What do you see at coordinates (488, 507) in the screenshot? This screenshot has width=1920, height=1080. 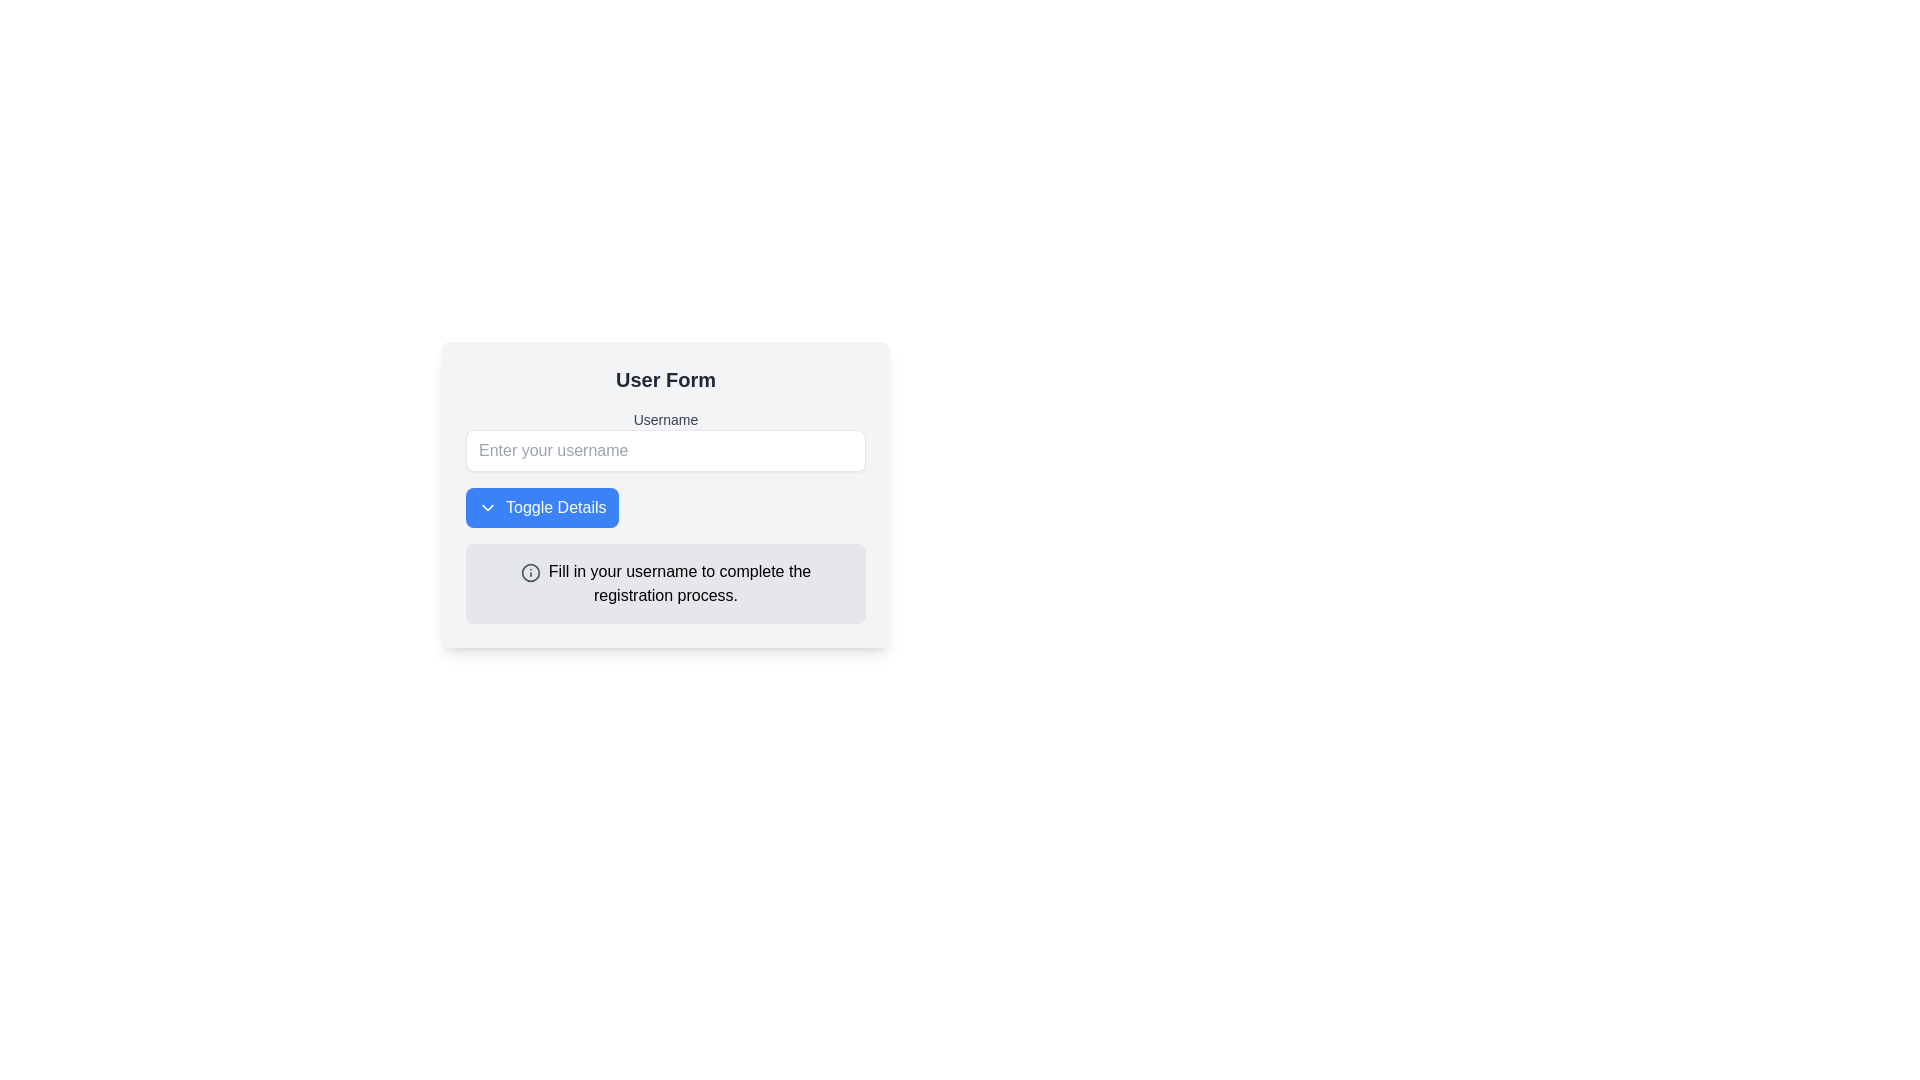 I see `the small chevron arrow icon outlined in white on a blue background, located to the left of the 'Toggle Details' text` at bounding box center [488, 507].